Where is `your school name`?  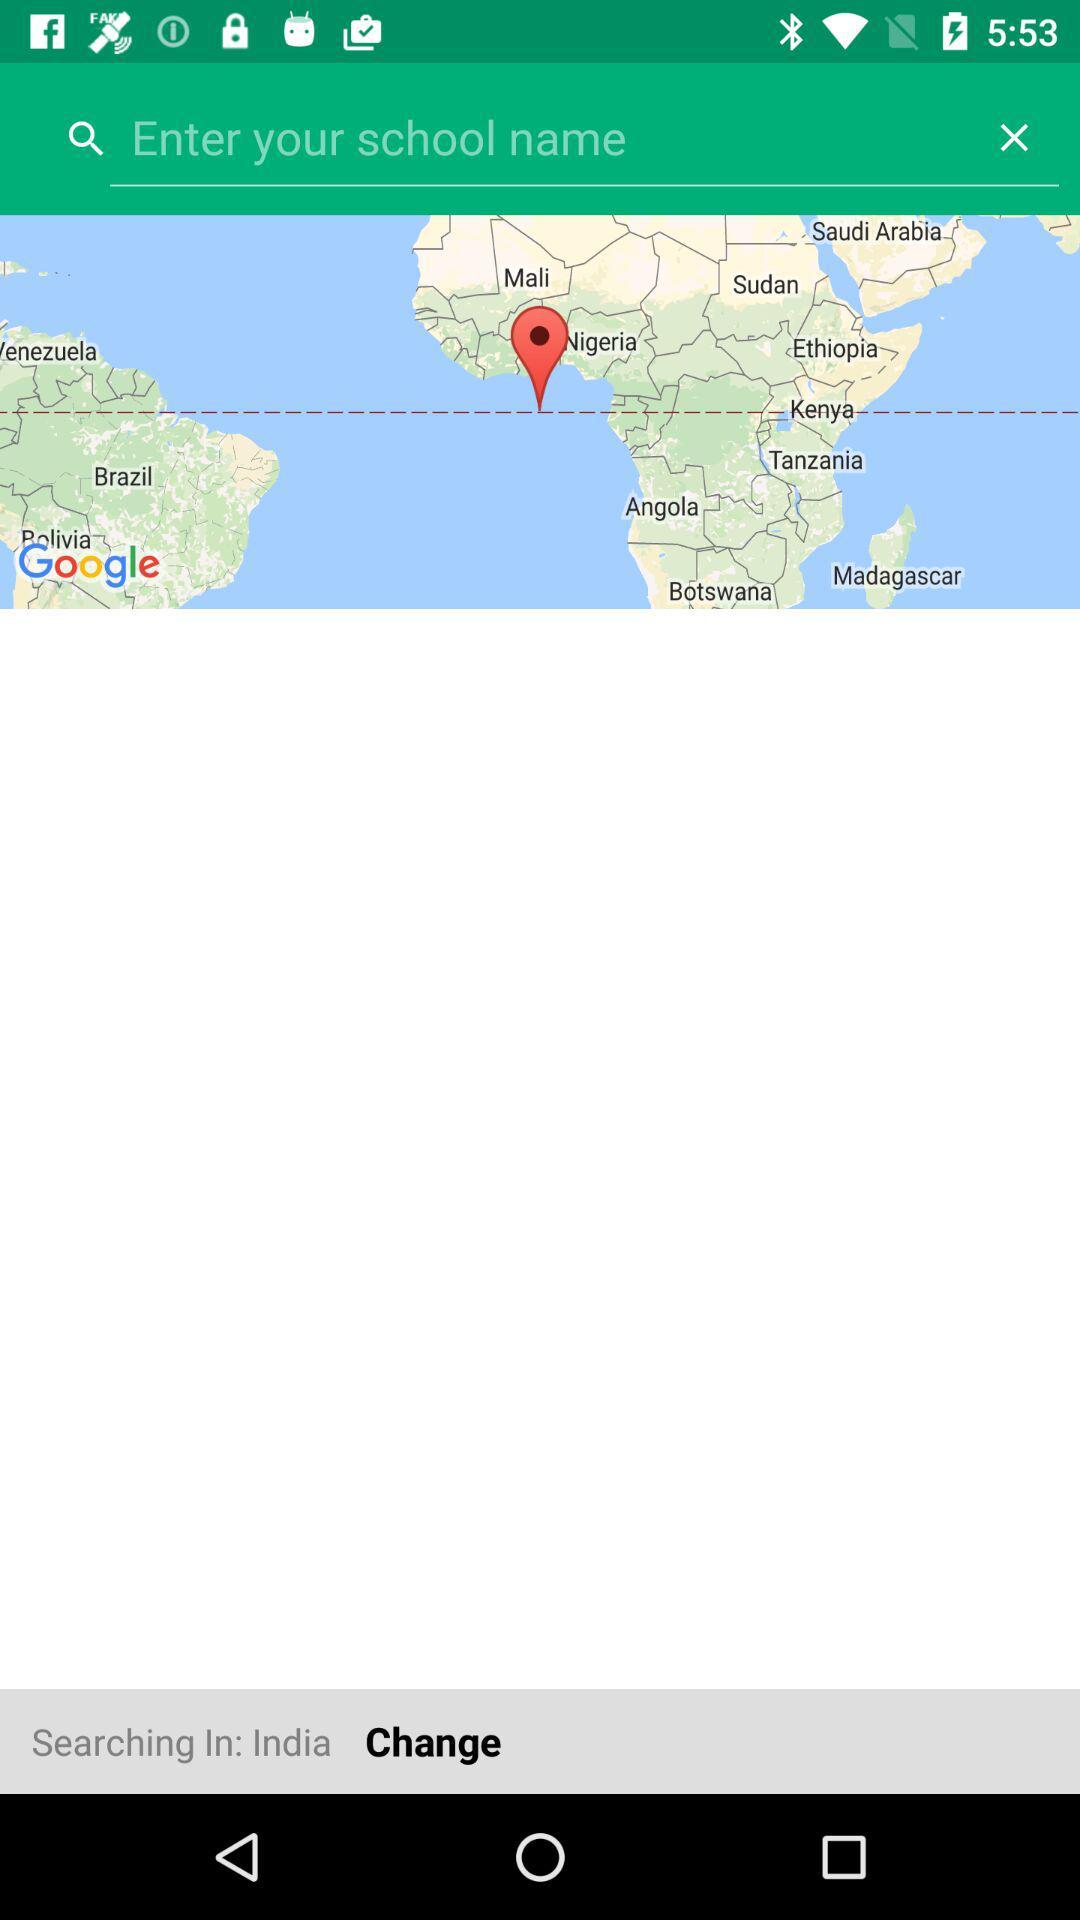 your school name is located at coordinates (540, 136).